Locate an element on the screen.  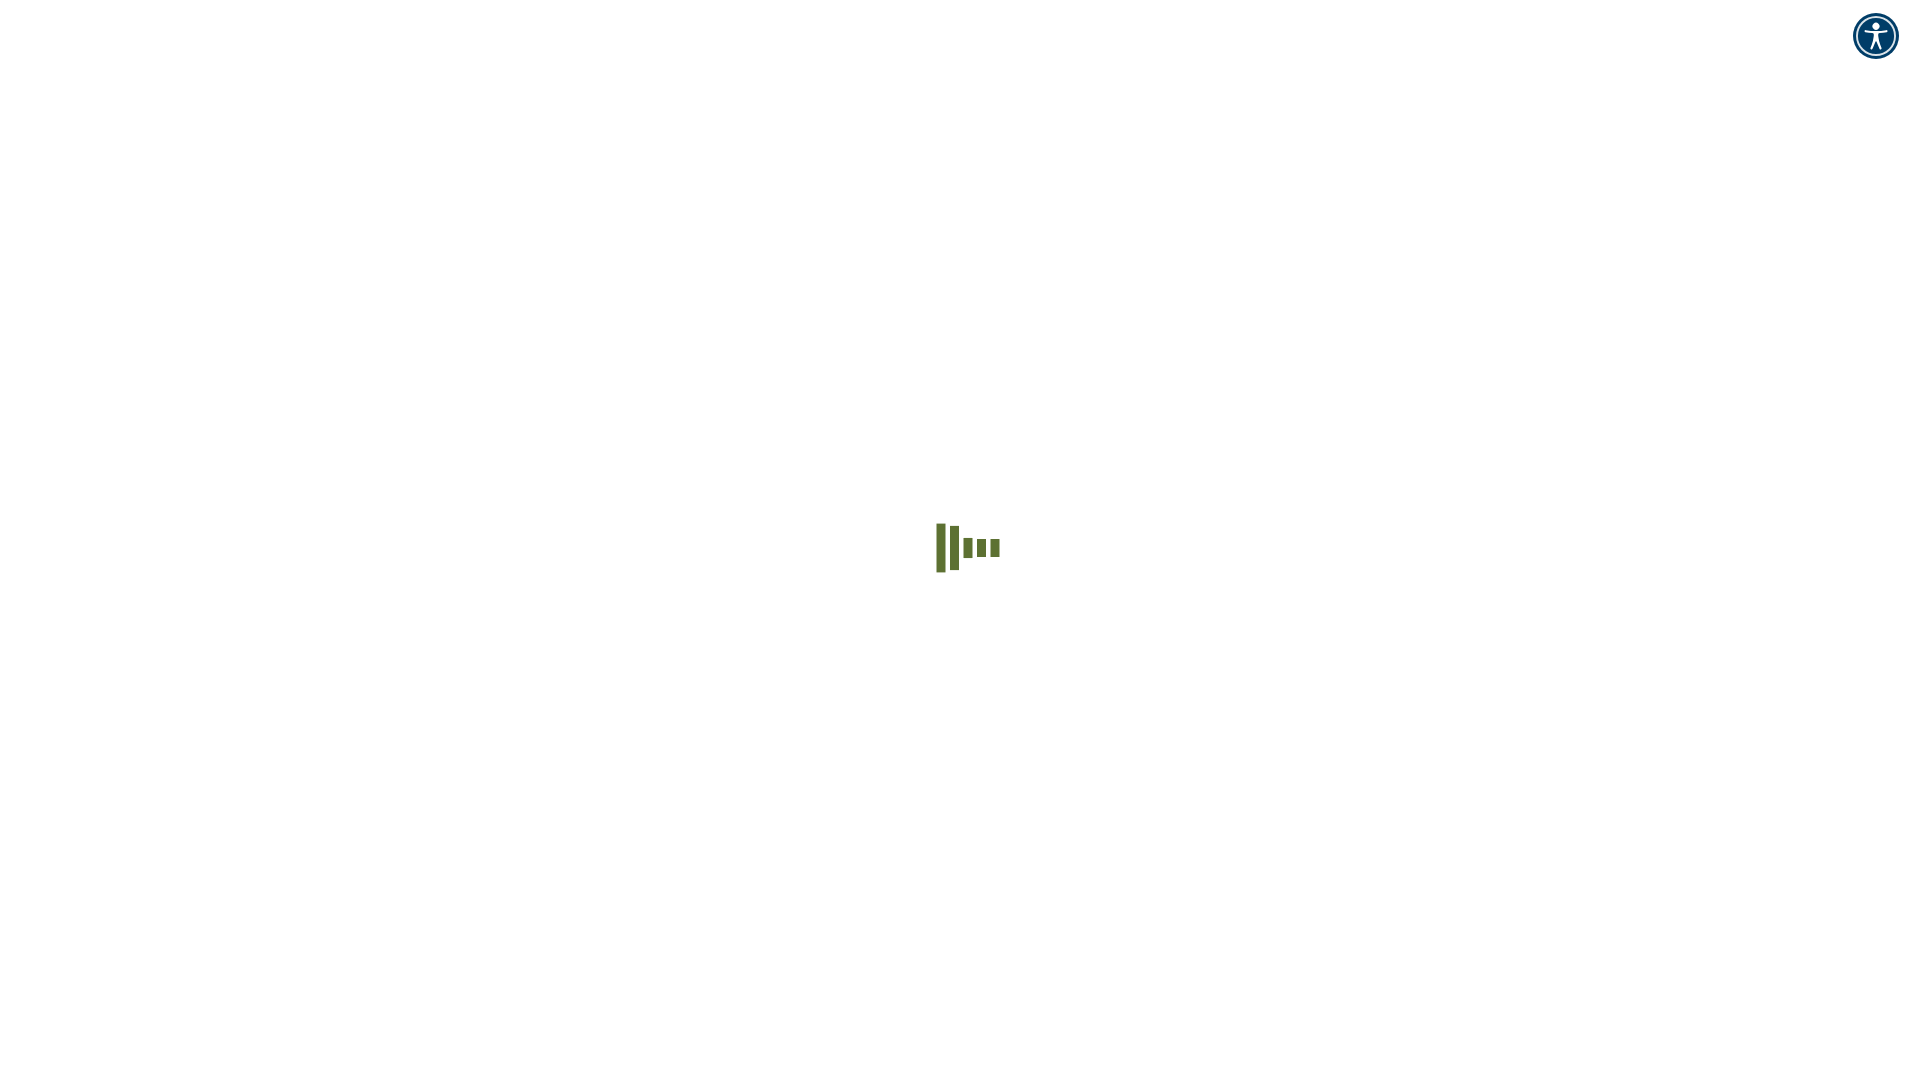
'Go to Top' is located at coordinates (8, 822).